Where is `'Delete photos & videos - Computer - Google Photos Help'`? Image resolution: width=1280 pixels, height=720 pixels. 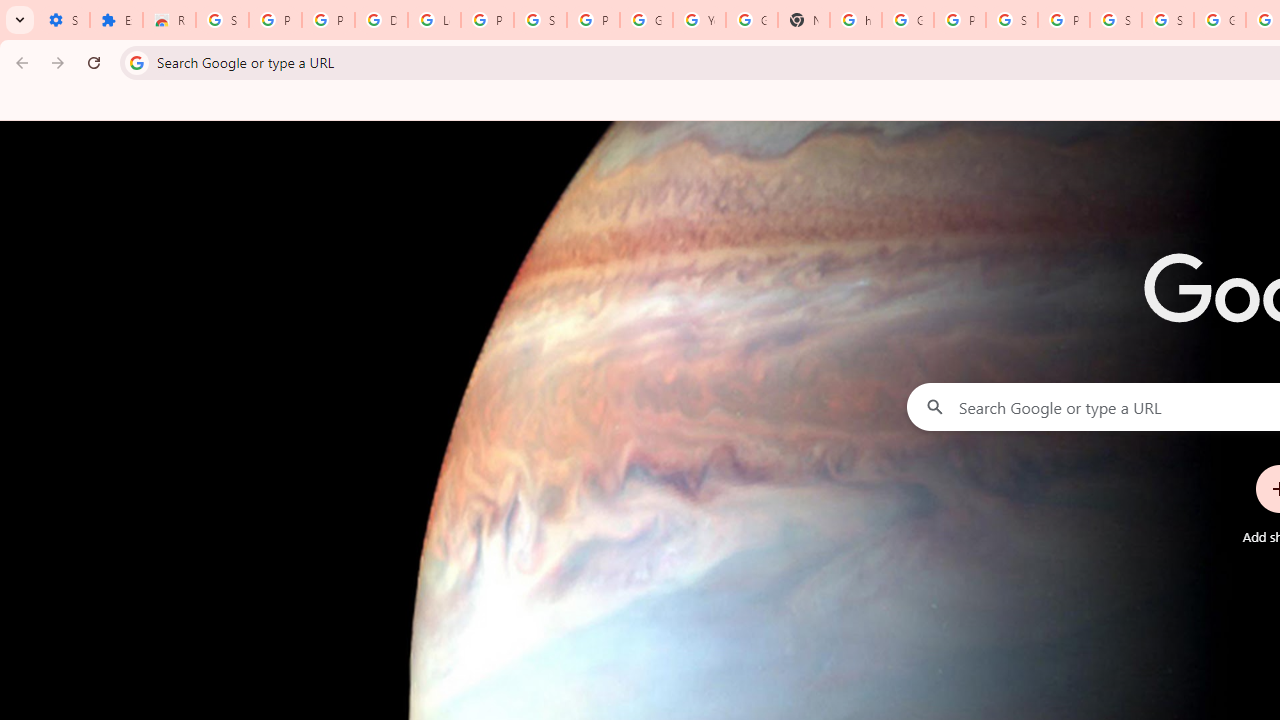
'Delete photos & videos - Computer - Google Photos Help' is located at coordinates (381, 20).